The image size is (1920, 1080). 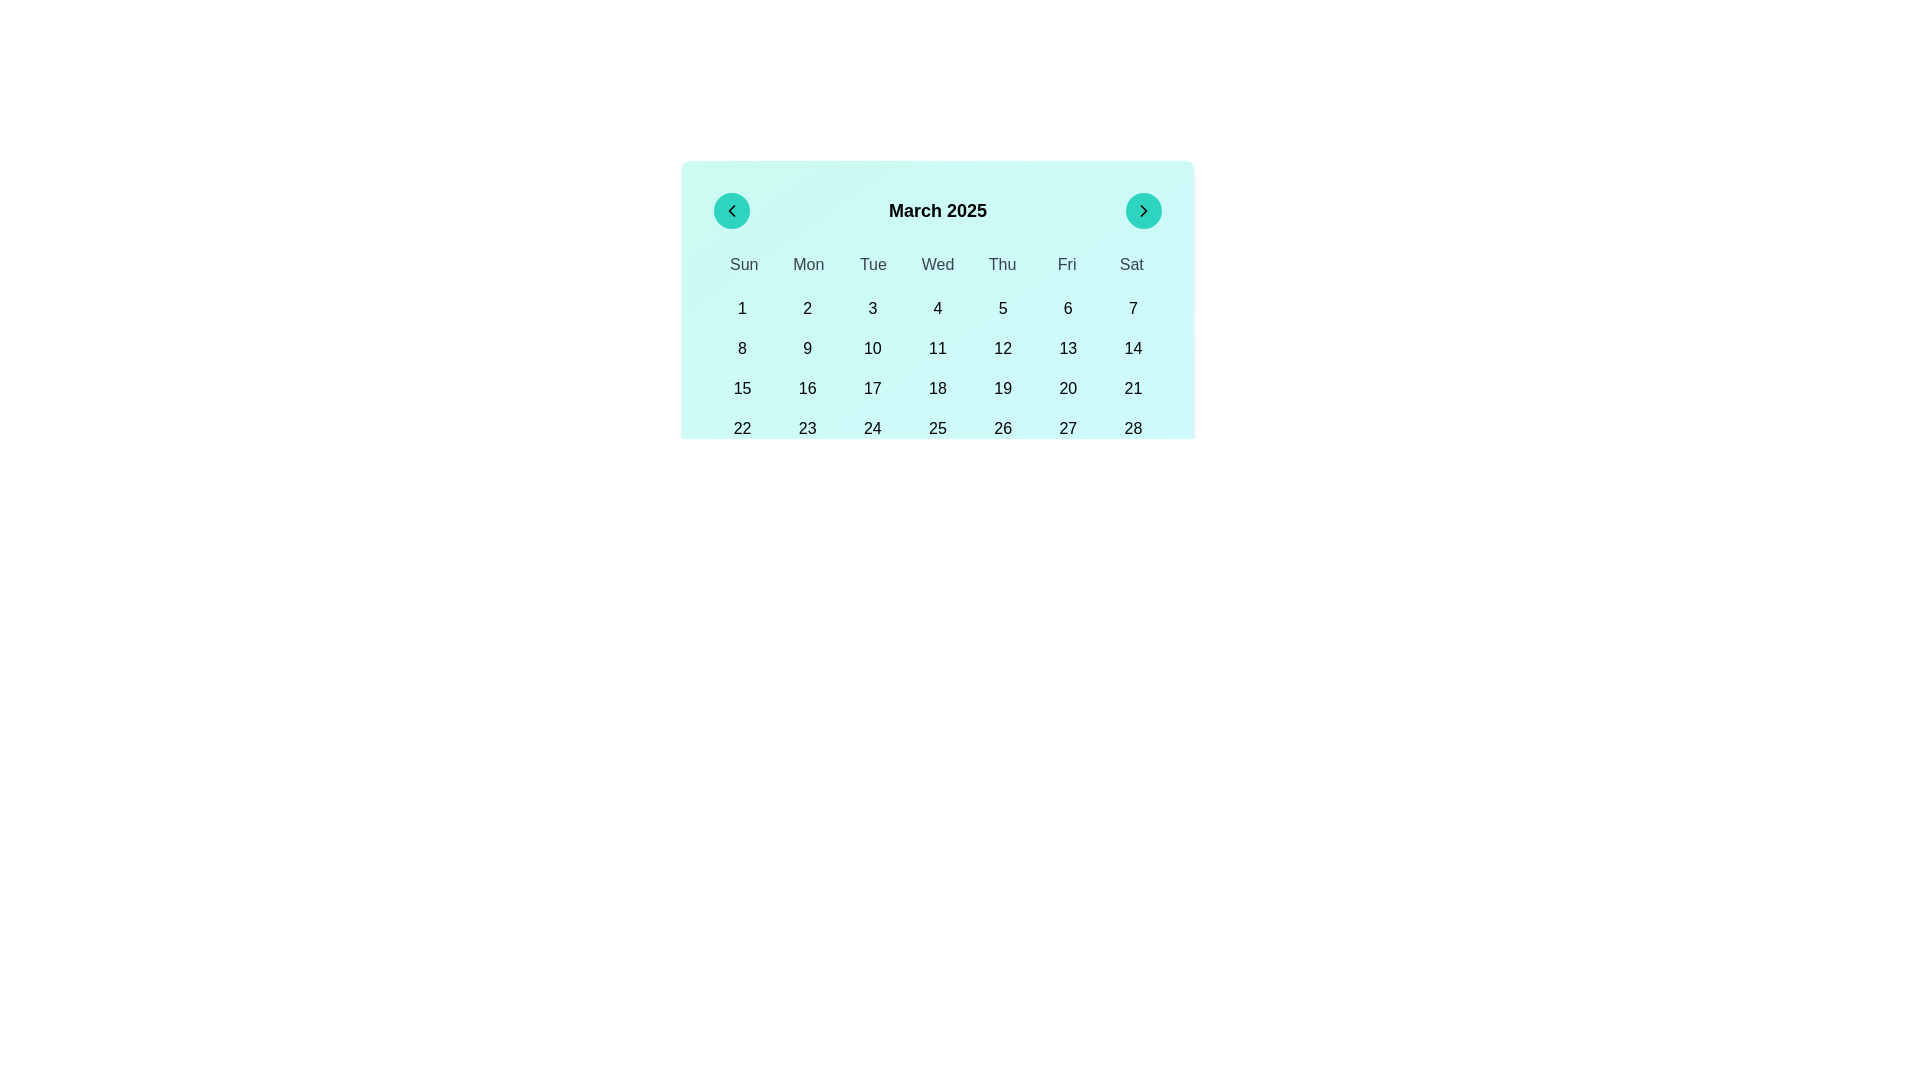 What do you see at coordinates (1003, 308) in the screenshot?
I see `the circular button labeled '5' that is part of the calendar grid layout` at bounding box center [1003, 308].